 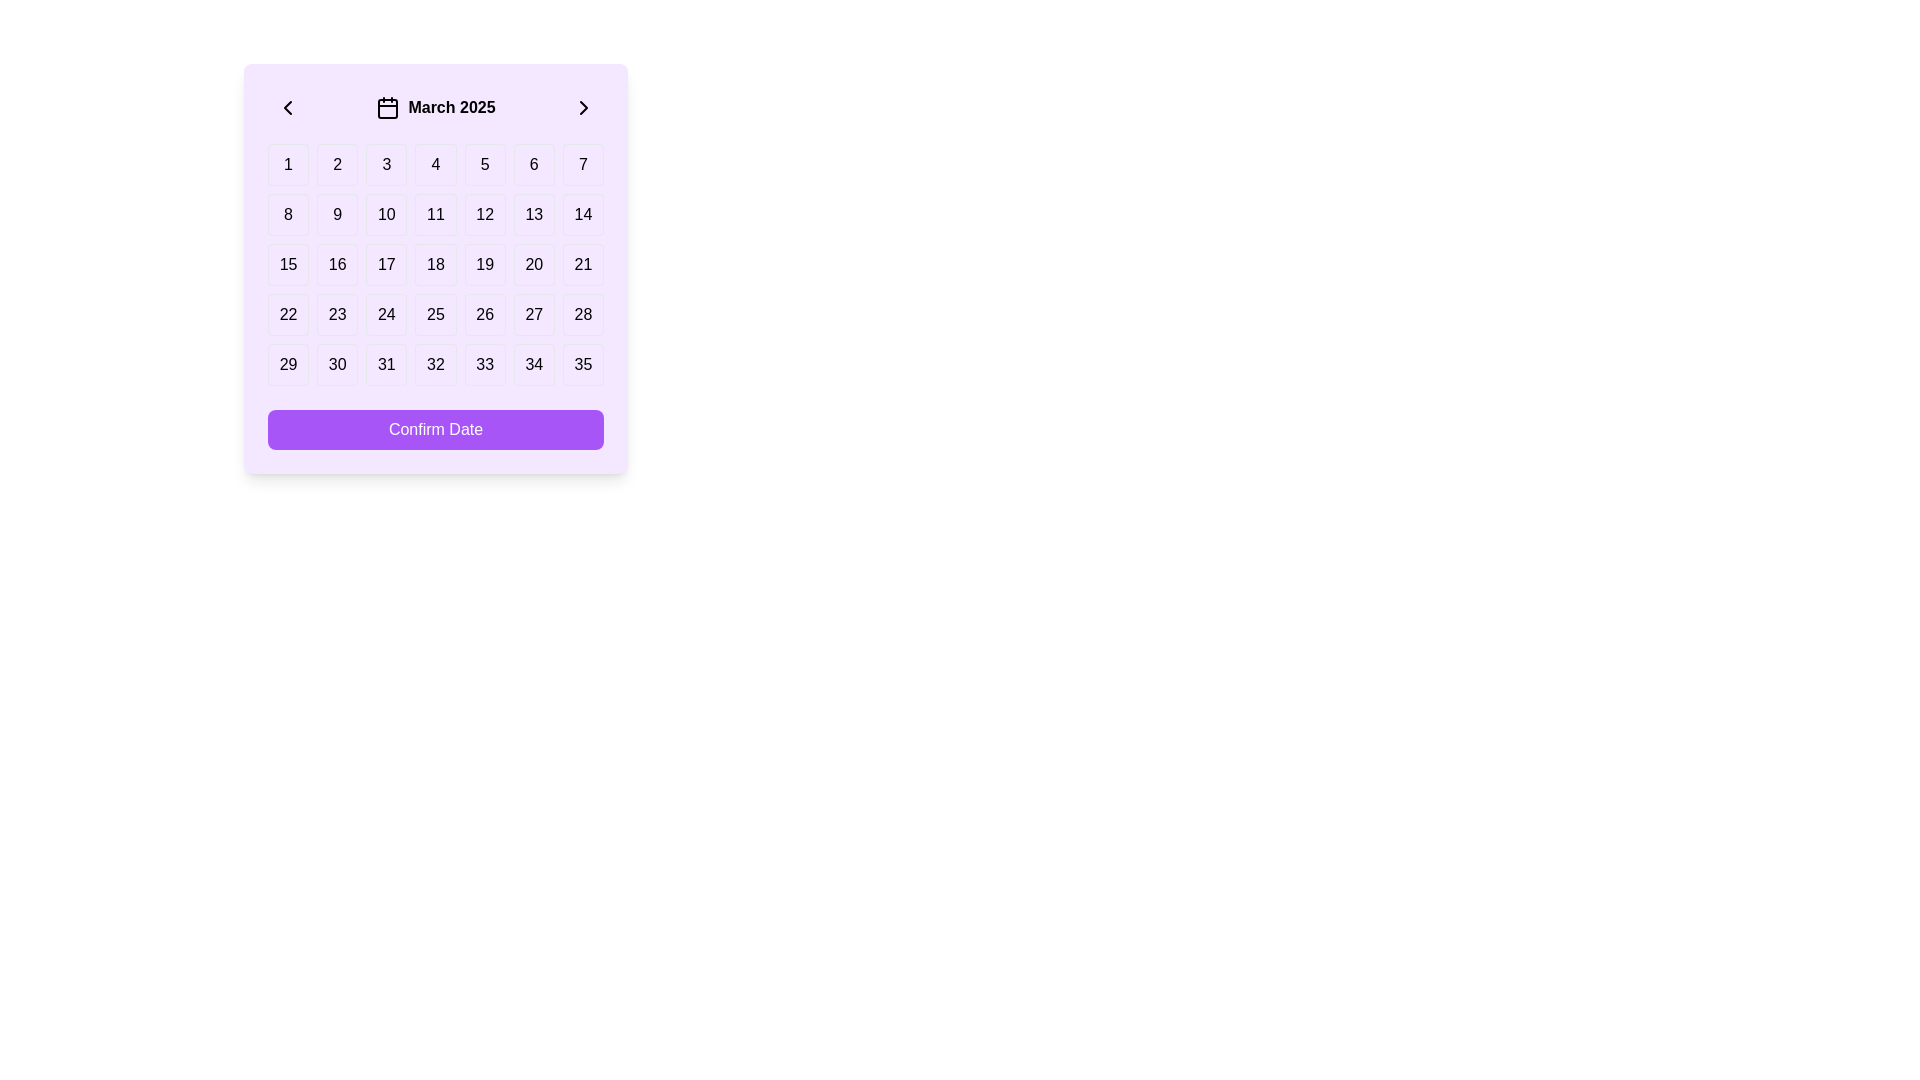 What do you see at coordinates (435, 108) in the screenshot?
I see `the Header display with navigational controls` at bounding box center [435, 108].